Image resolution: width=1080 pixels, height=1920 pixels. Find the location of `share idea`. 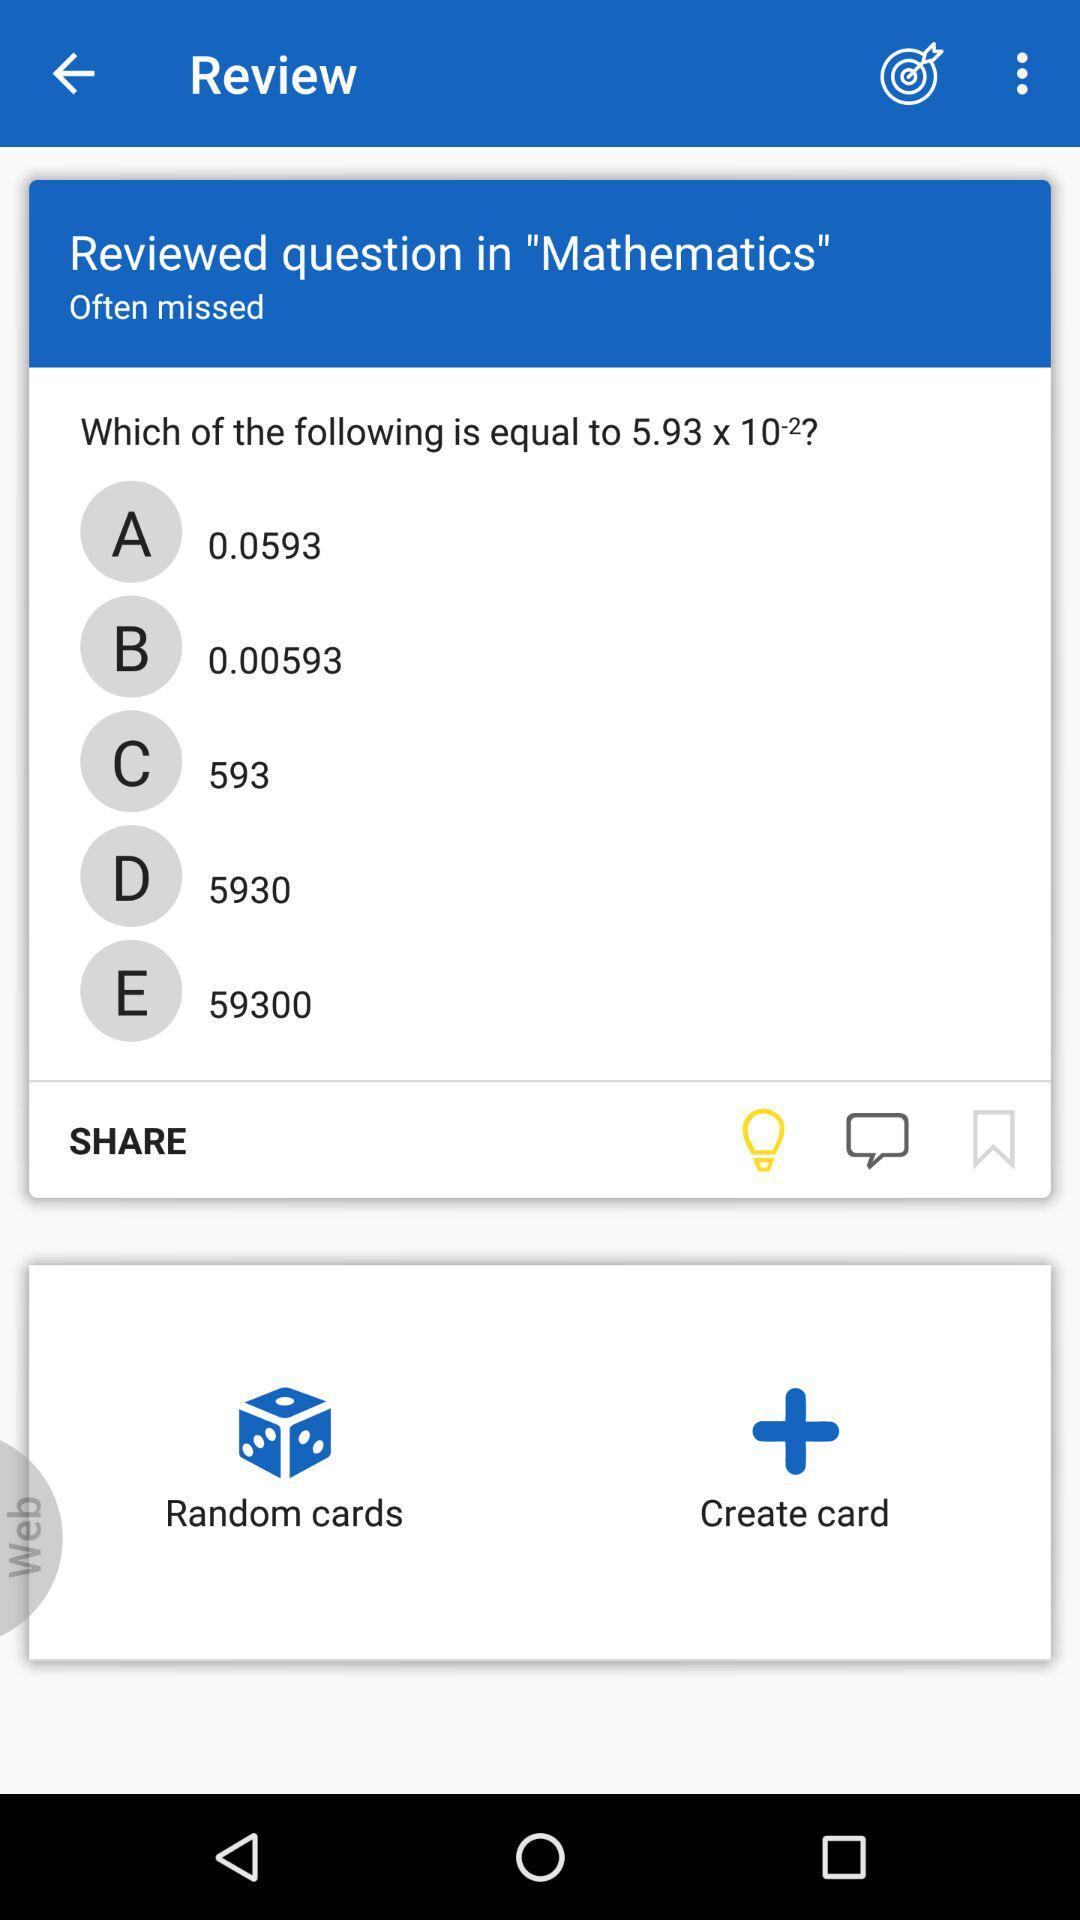

share idea is located at coordinates (762, 1140).